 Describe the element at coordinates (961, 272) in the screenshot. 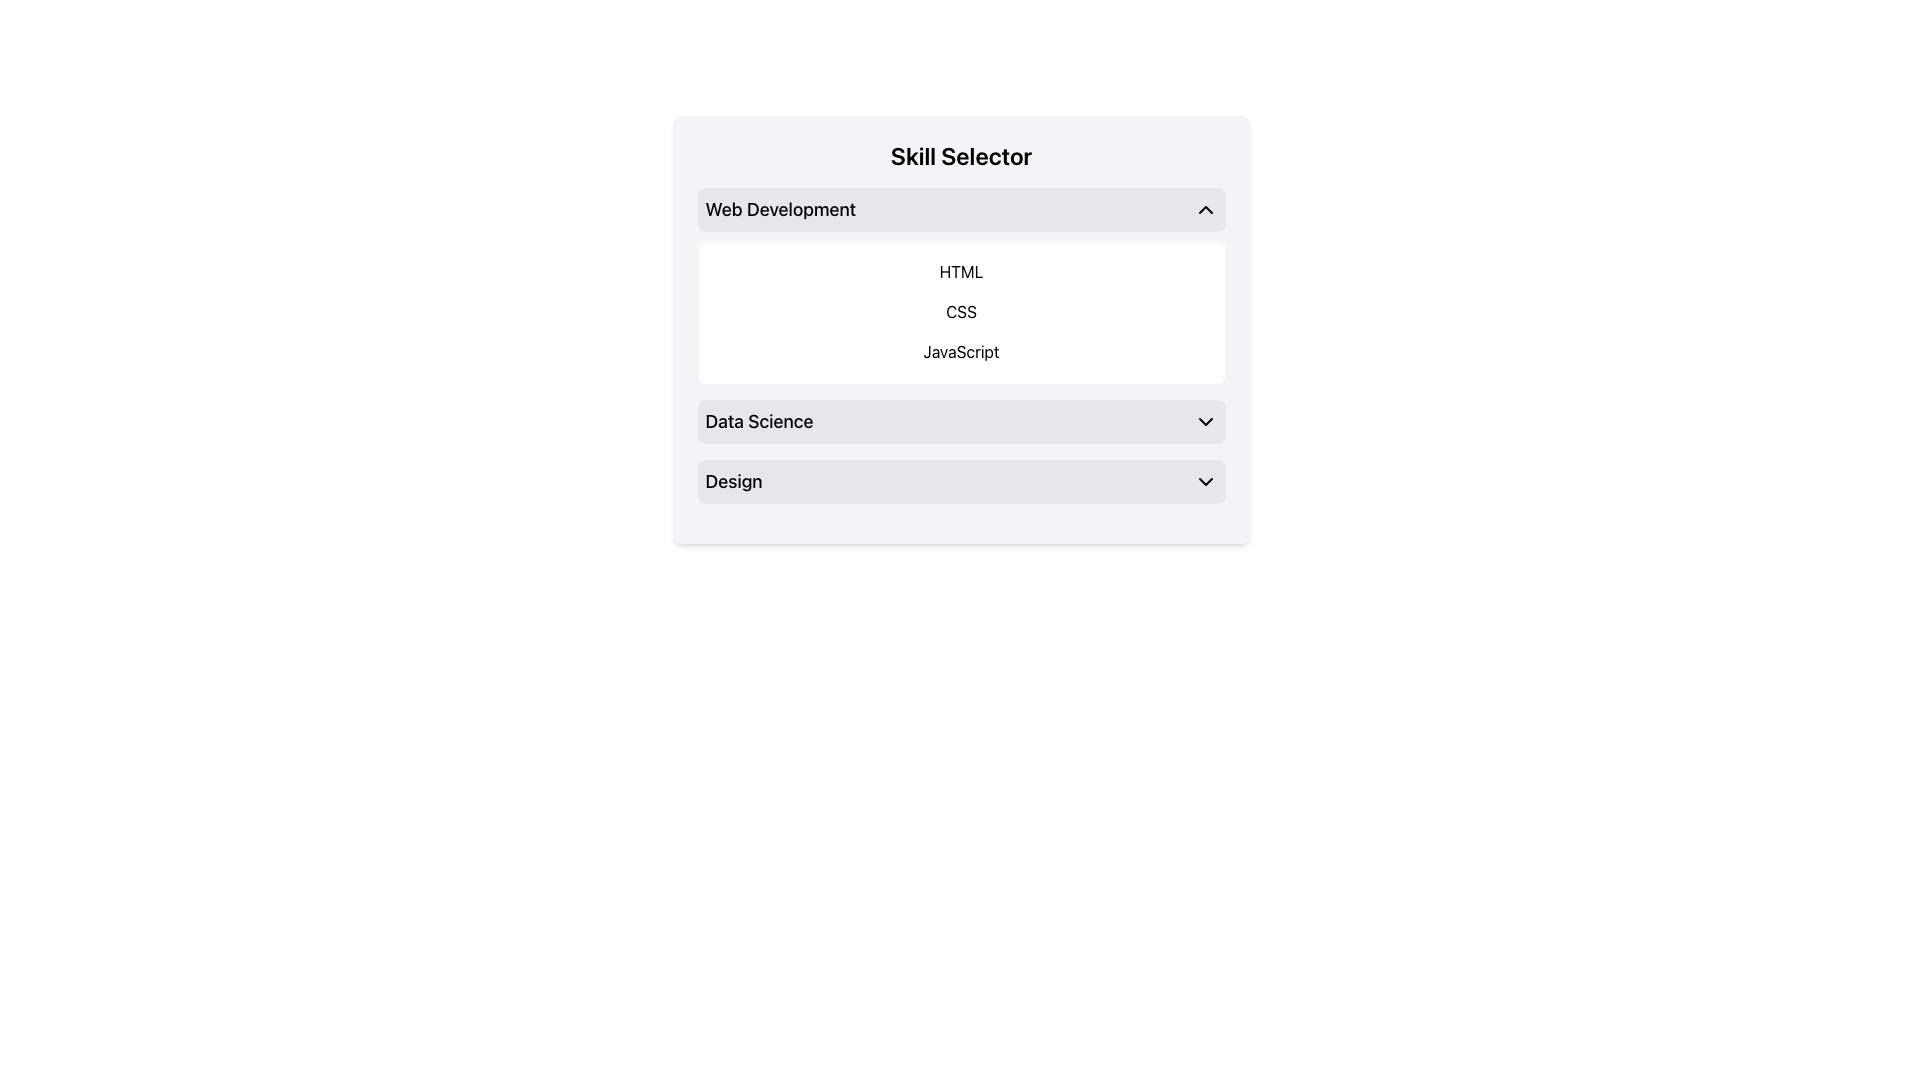

I see `the text label 'HTML' in the vertically stacked list under the 'Web Development' section` at that location.